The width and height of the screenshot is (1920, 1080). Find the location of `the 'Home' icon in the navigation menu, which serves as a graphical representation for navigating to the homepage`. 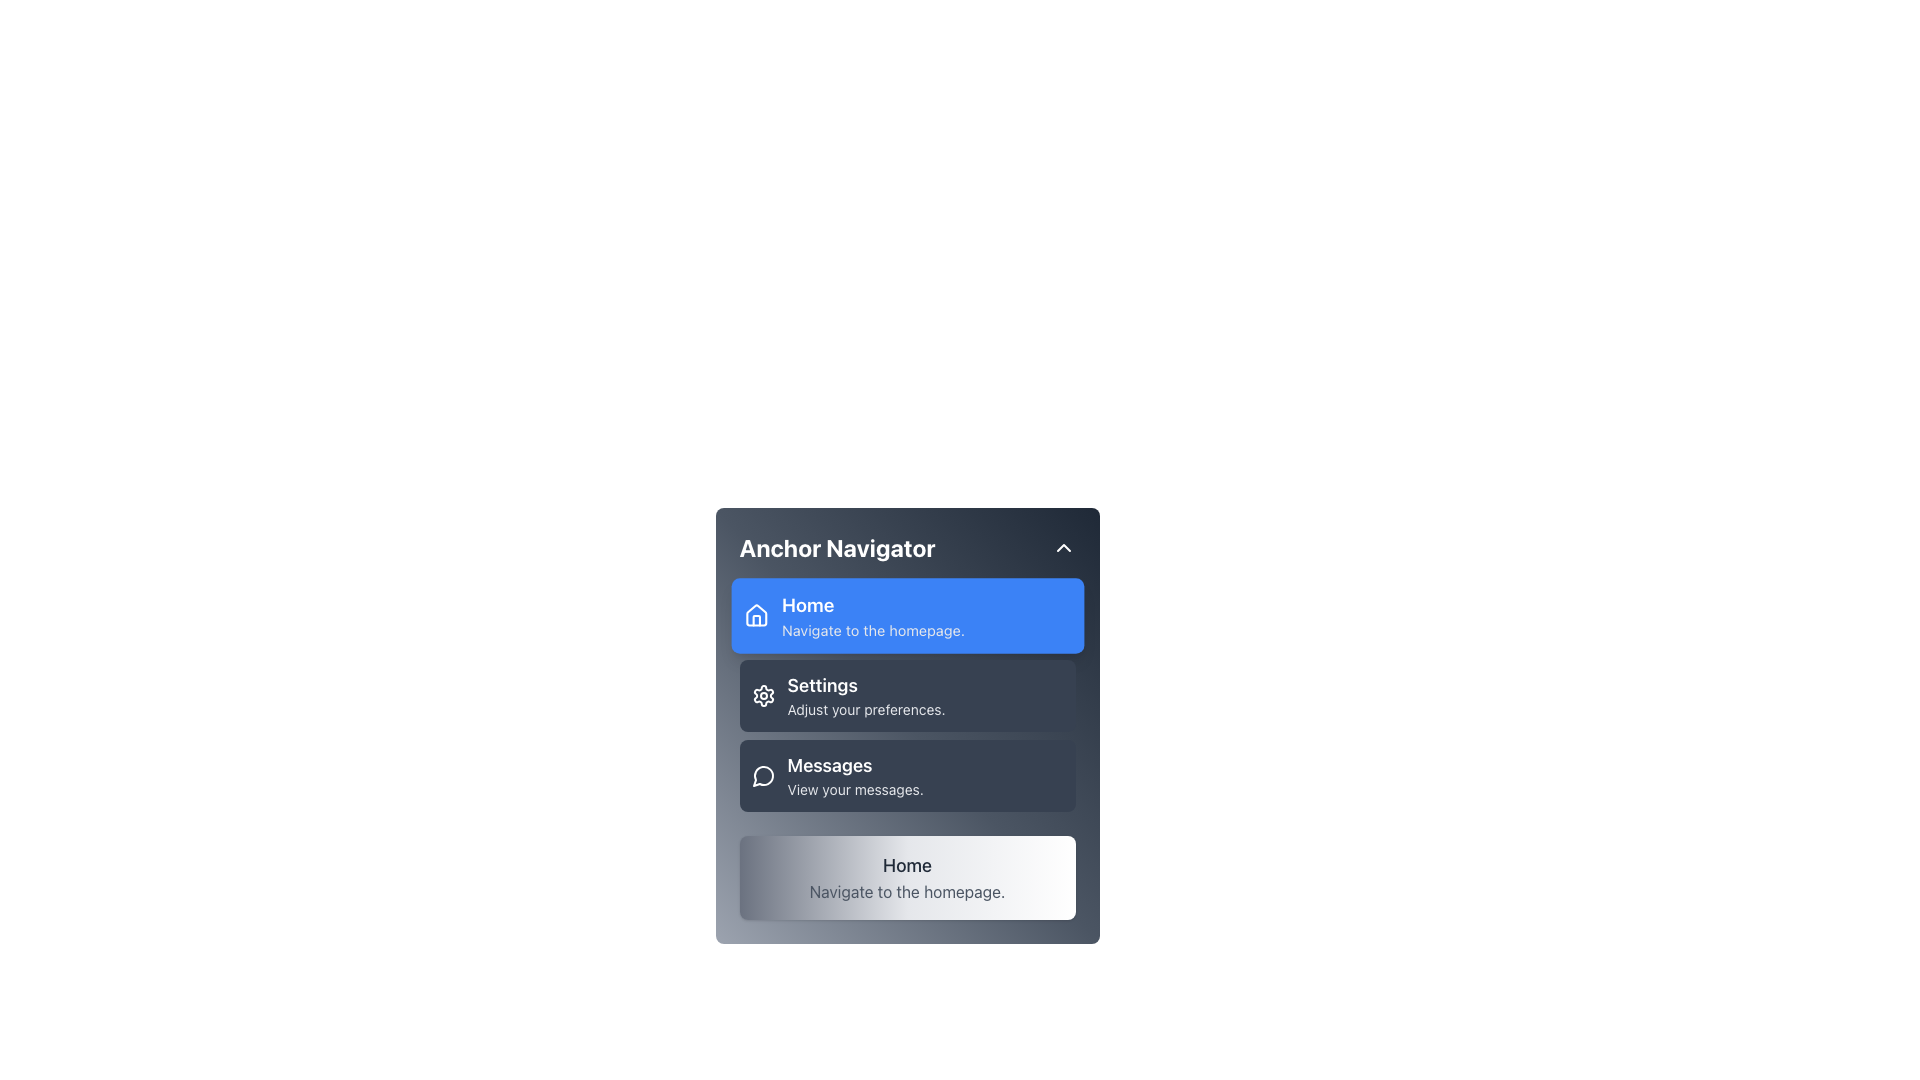

the 'Home' icon in the navigation menu, which serves as a graphical representation for navigating to the homepage is located at coordinates (755, 614).